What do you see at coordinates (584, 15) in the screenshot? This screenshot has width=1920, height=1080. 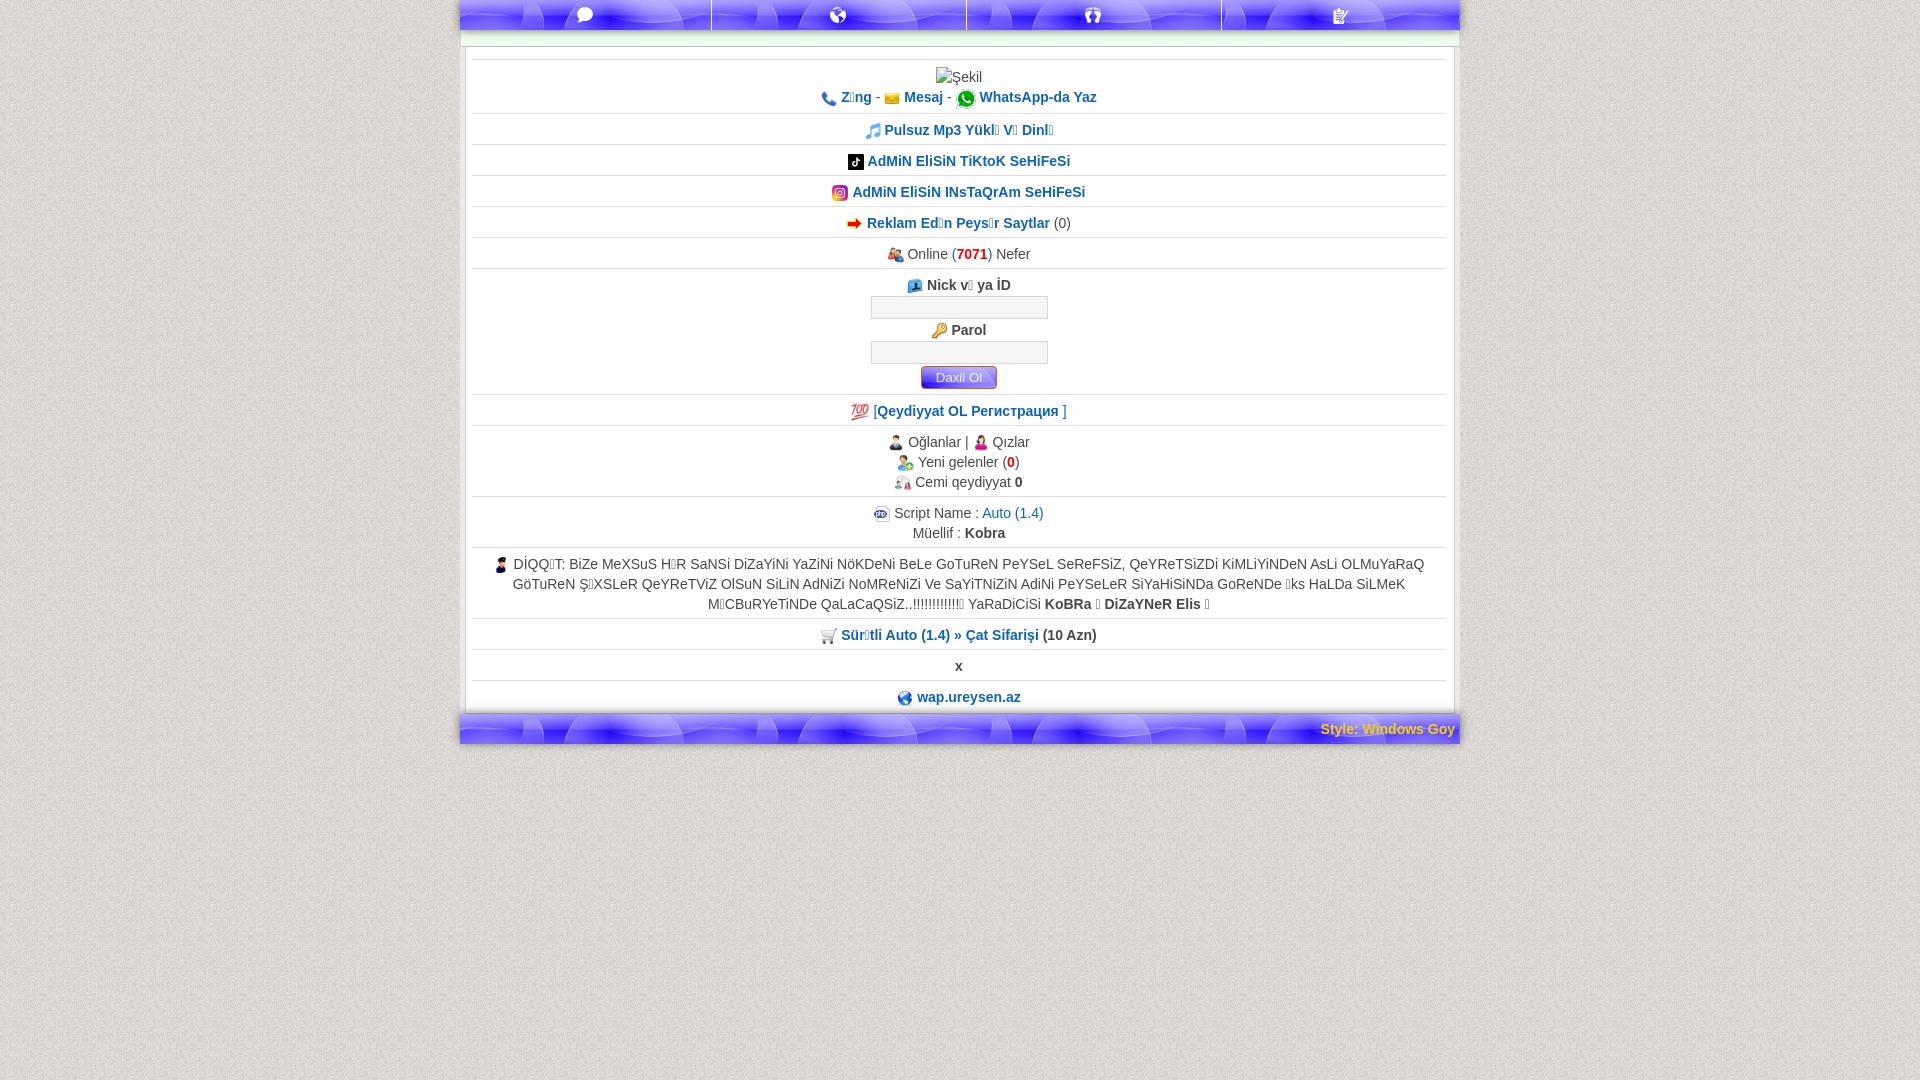 I see `'Mesajlar'` at bounding box center [584, 15].